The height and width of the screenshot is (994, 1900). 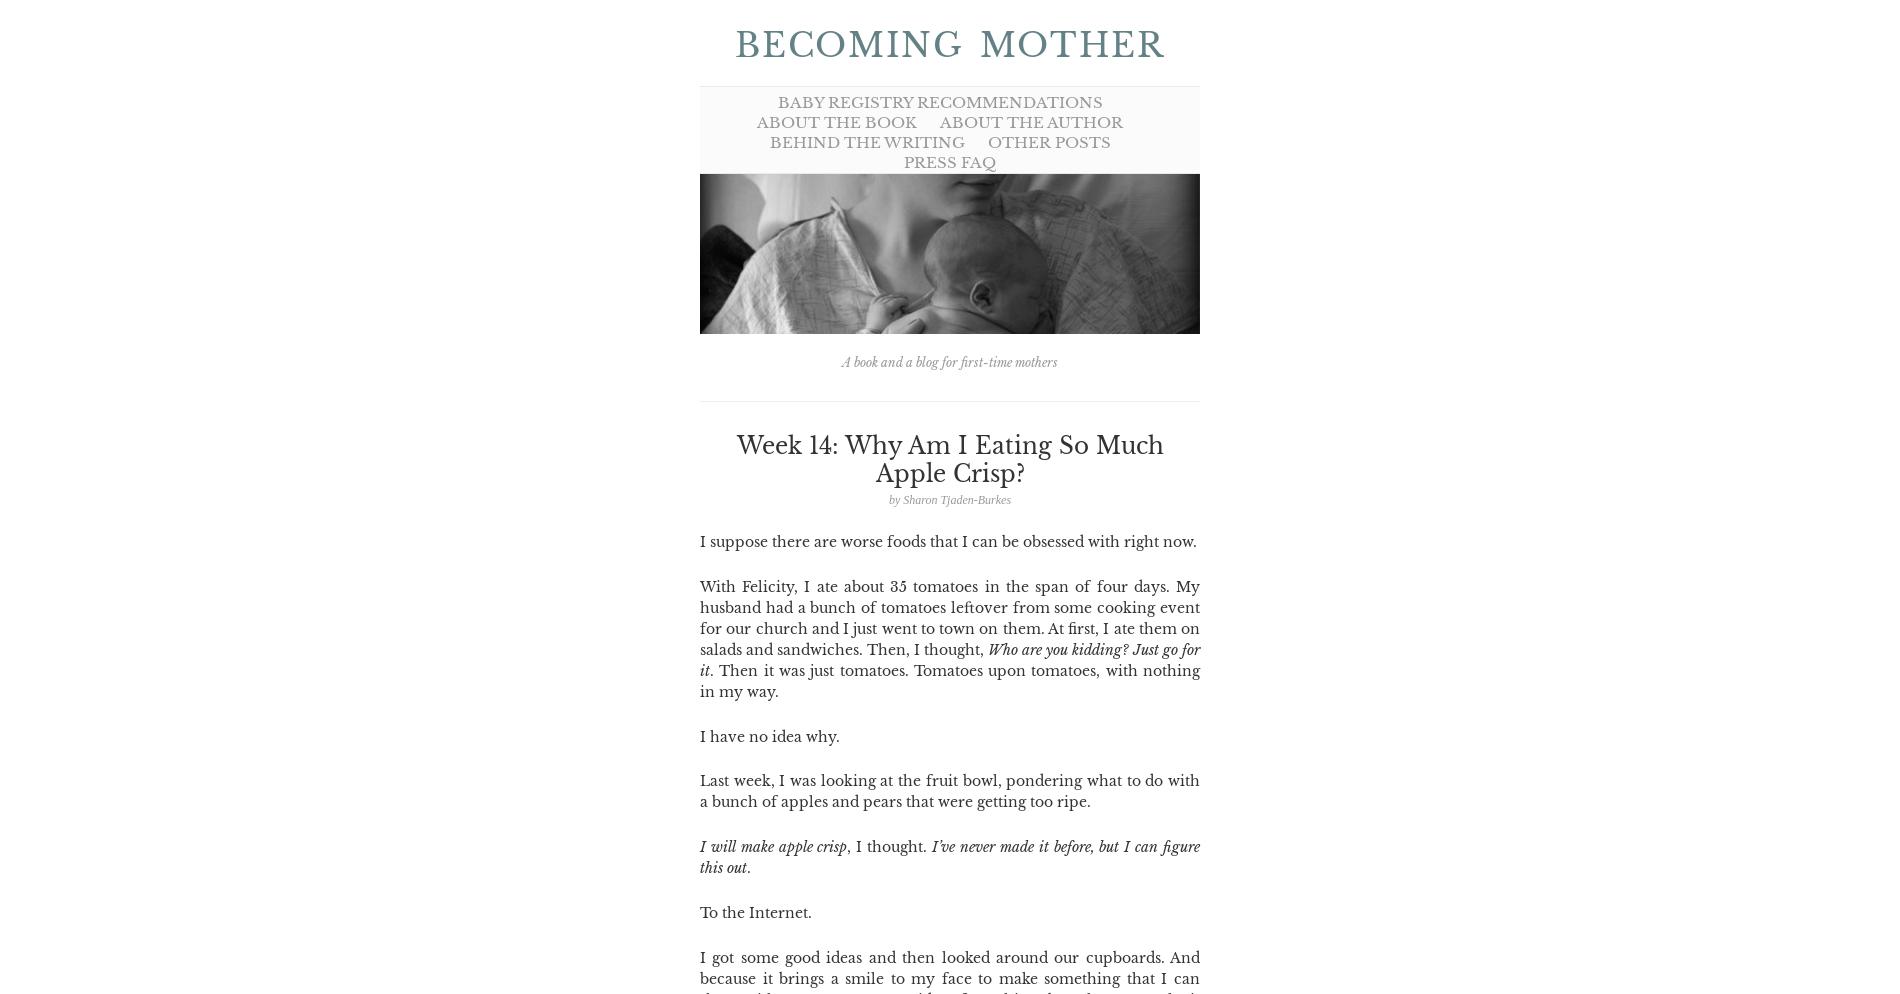 What do you see at coordinates (775, 102) in the screenshot?
I see `'Baby Registry Recommendations'` at bounding box center [775, 102].